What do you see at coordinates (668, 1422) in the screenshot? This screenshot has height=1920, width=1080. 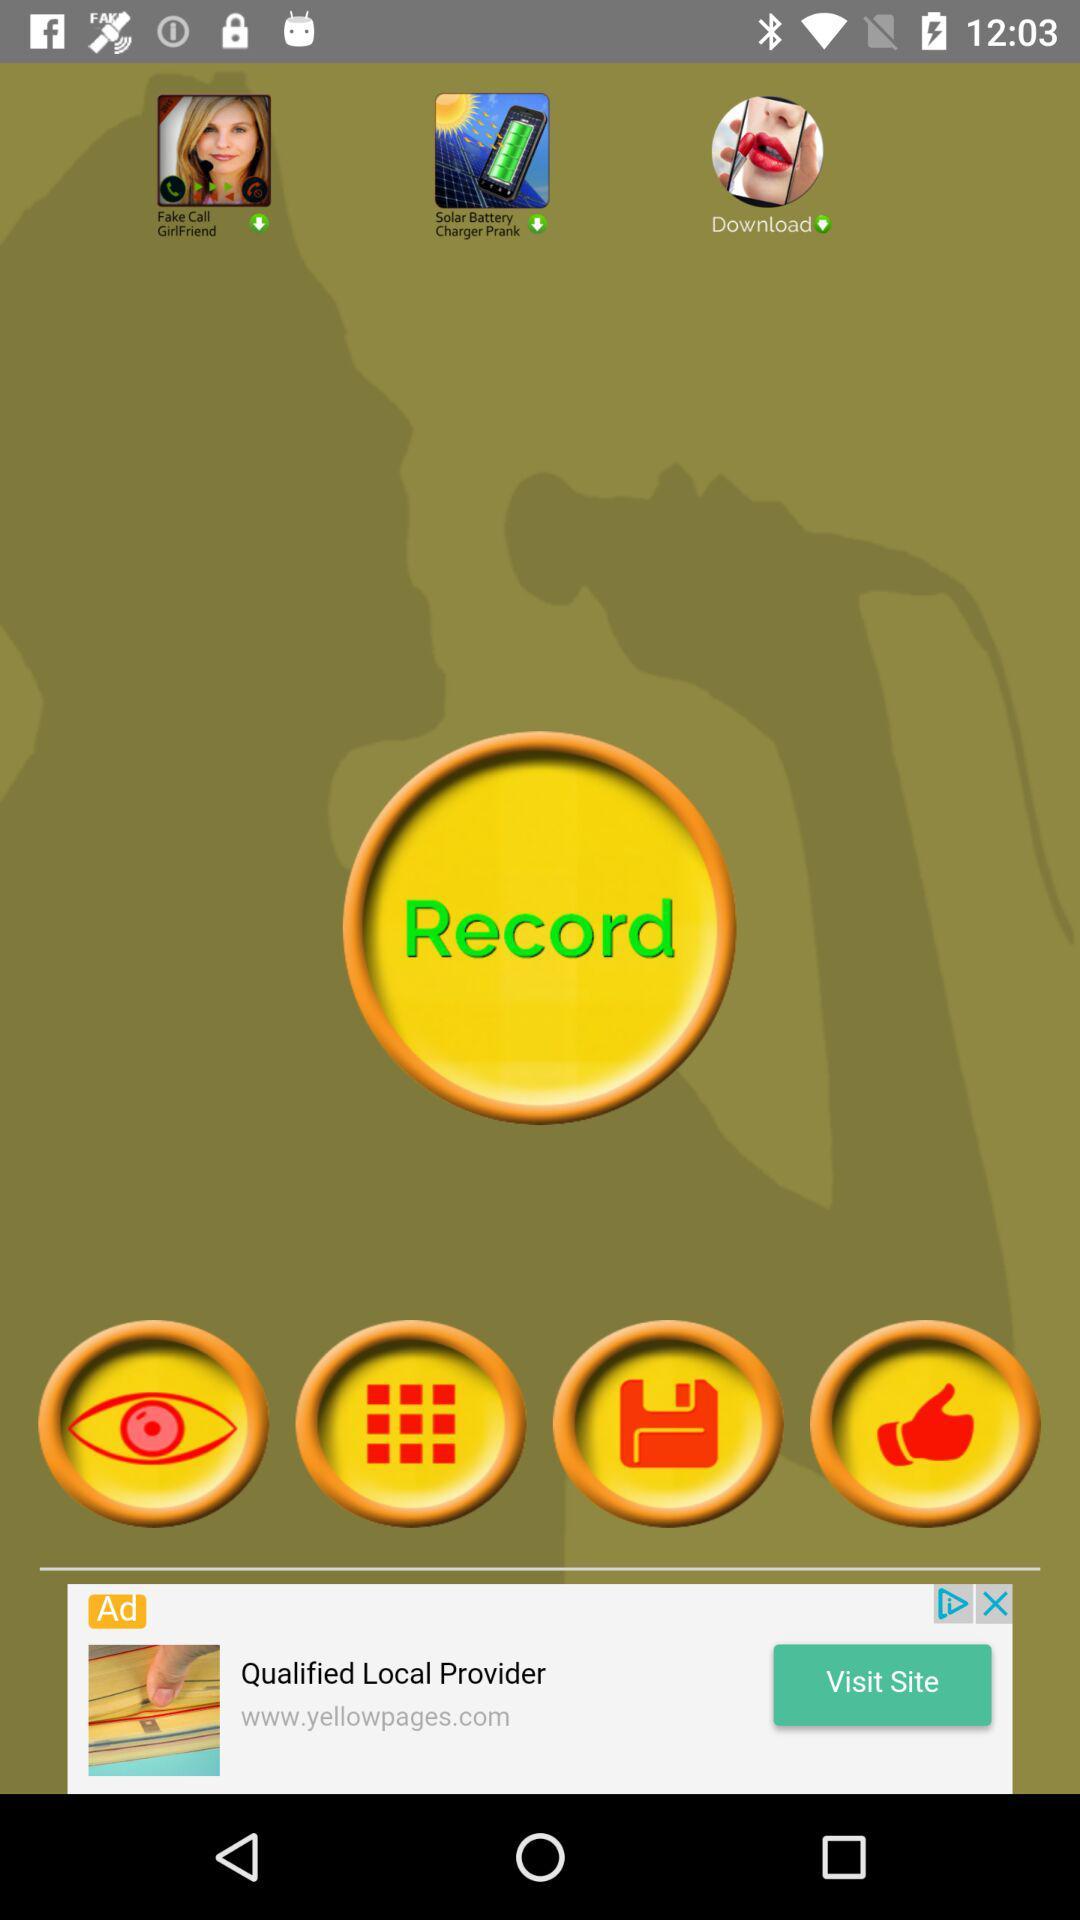 I see `more` at bounding box center [668, 1422].